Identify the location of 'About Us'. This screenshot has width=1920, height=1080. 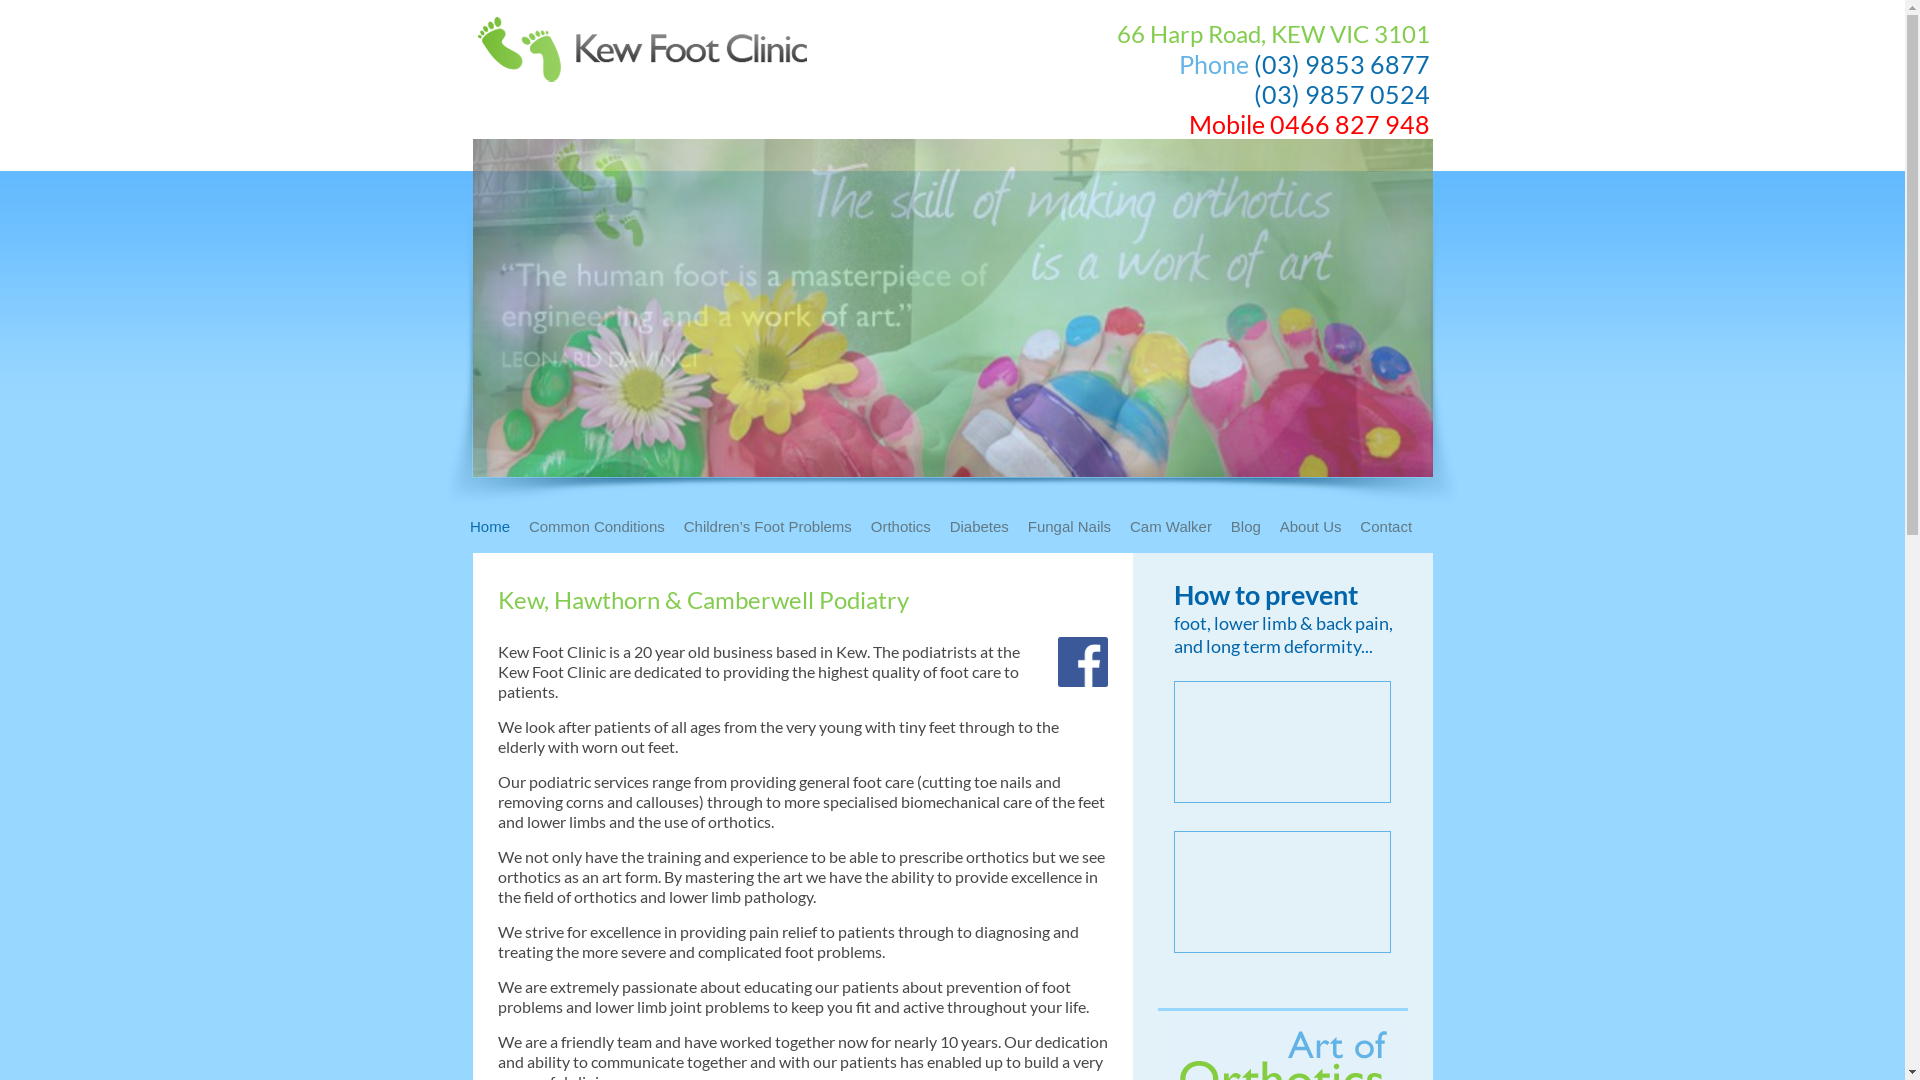
(1318, 531).